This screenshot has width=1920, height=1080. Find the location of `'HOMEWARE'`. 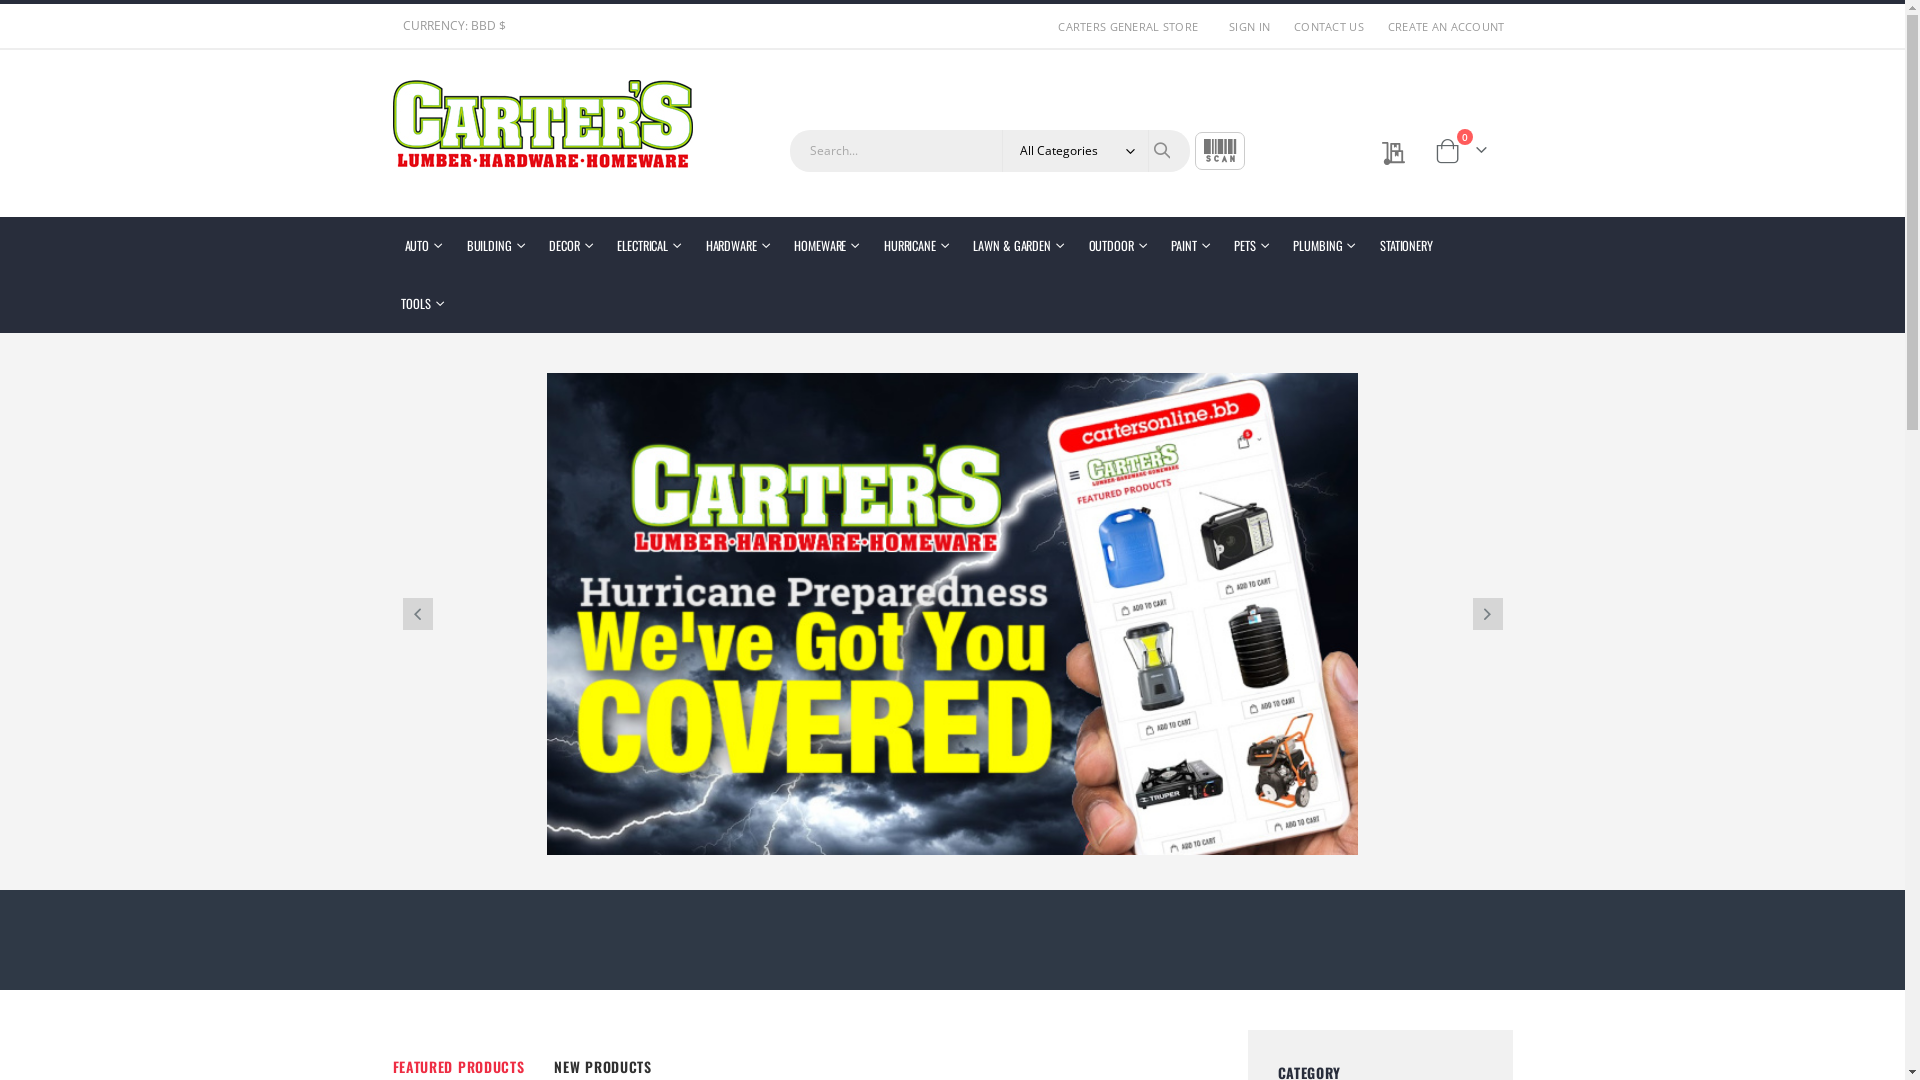

'HOMEWARE' is located at coordinates (826, 245).